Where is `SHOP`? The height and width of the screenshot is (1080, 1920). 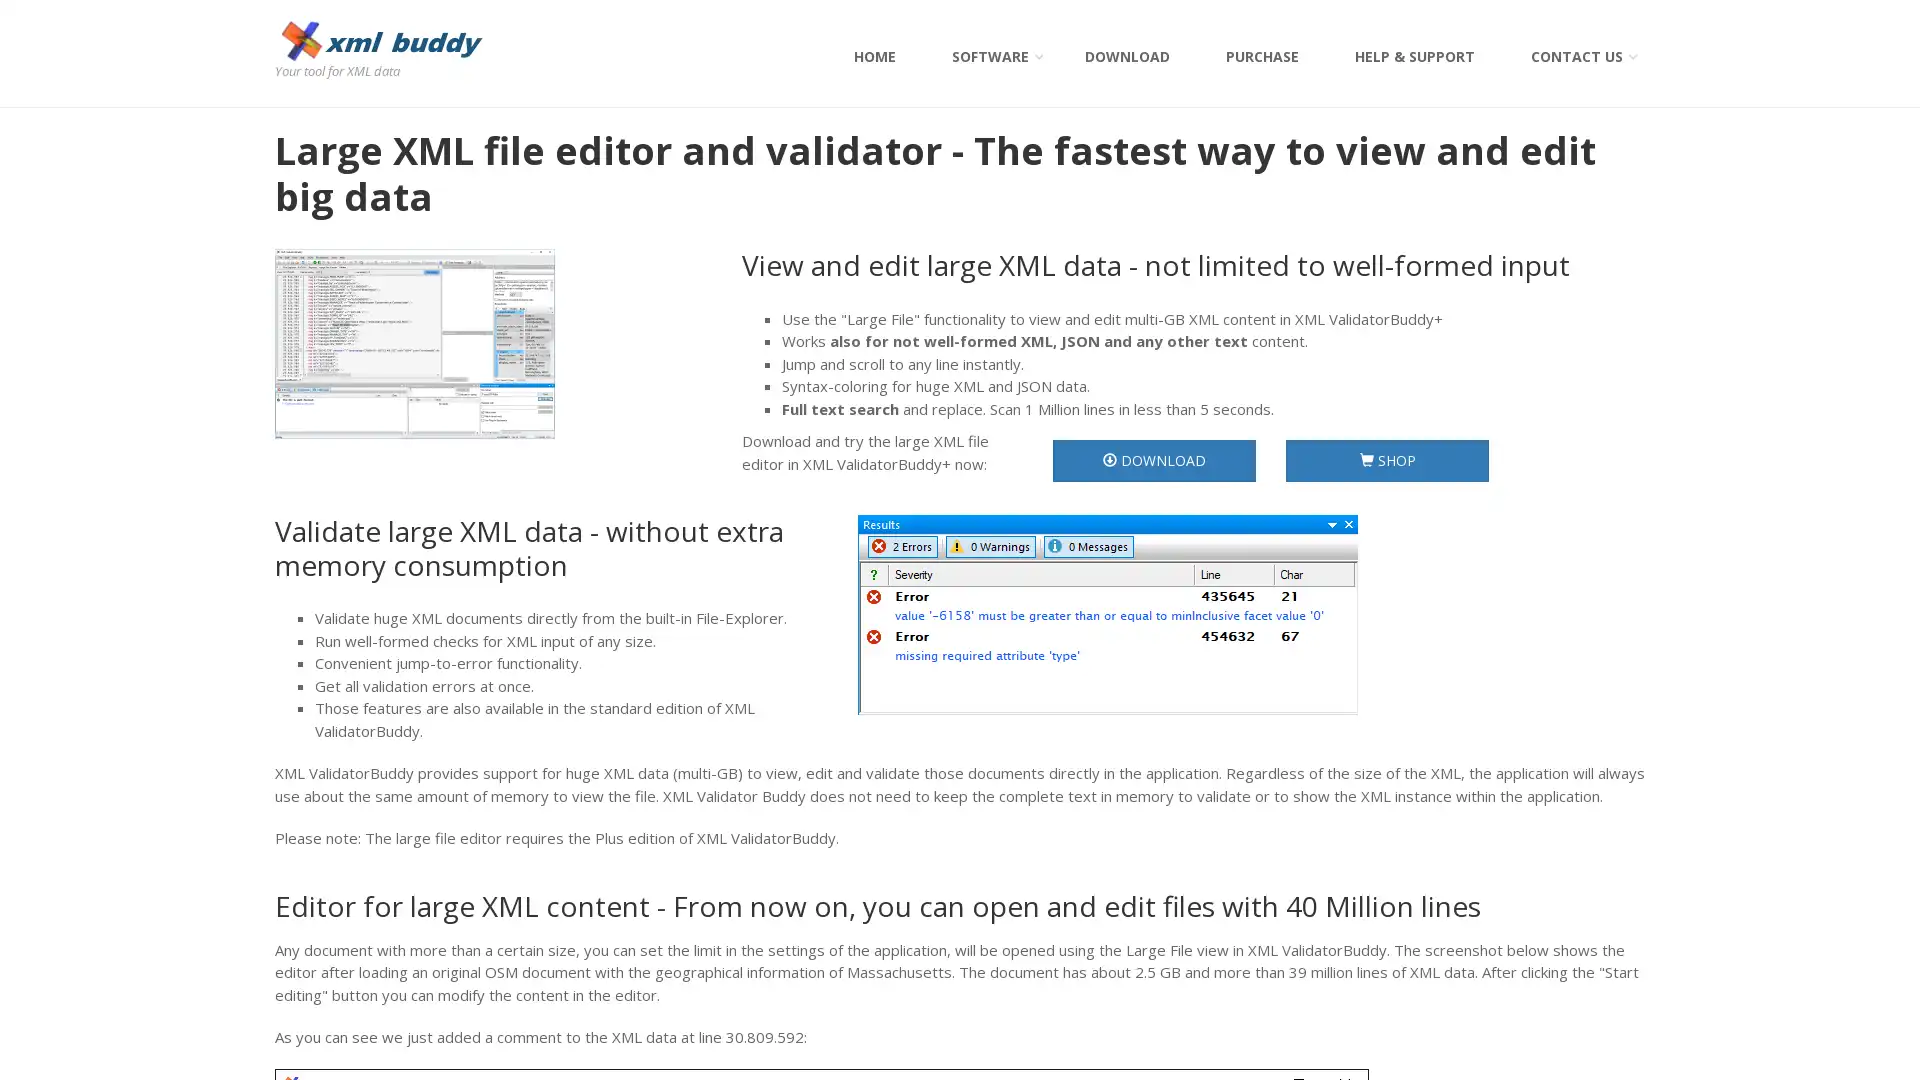
SHOP is located at coordinates (1386, 461).